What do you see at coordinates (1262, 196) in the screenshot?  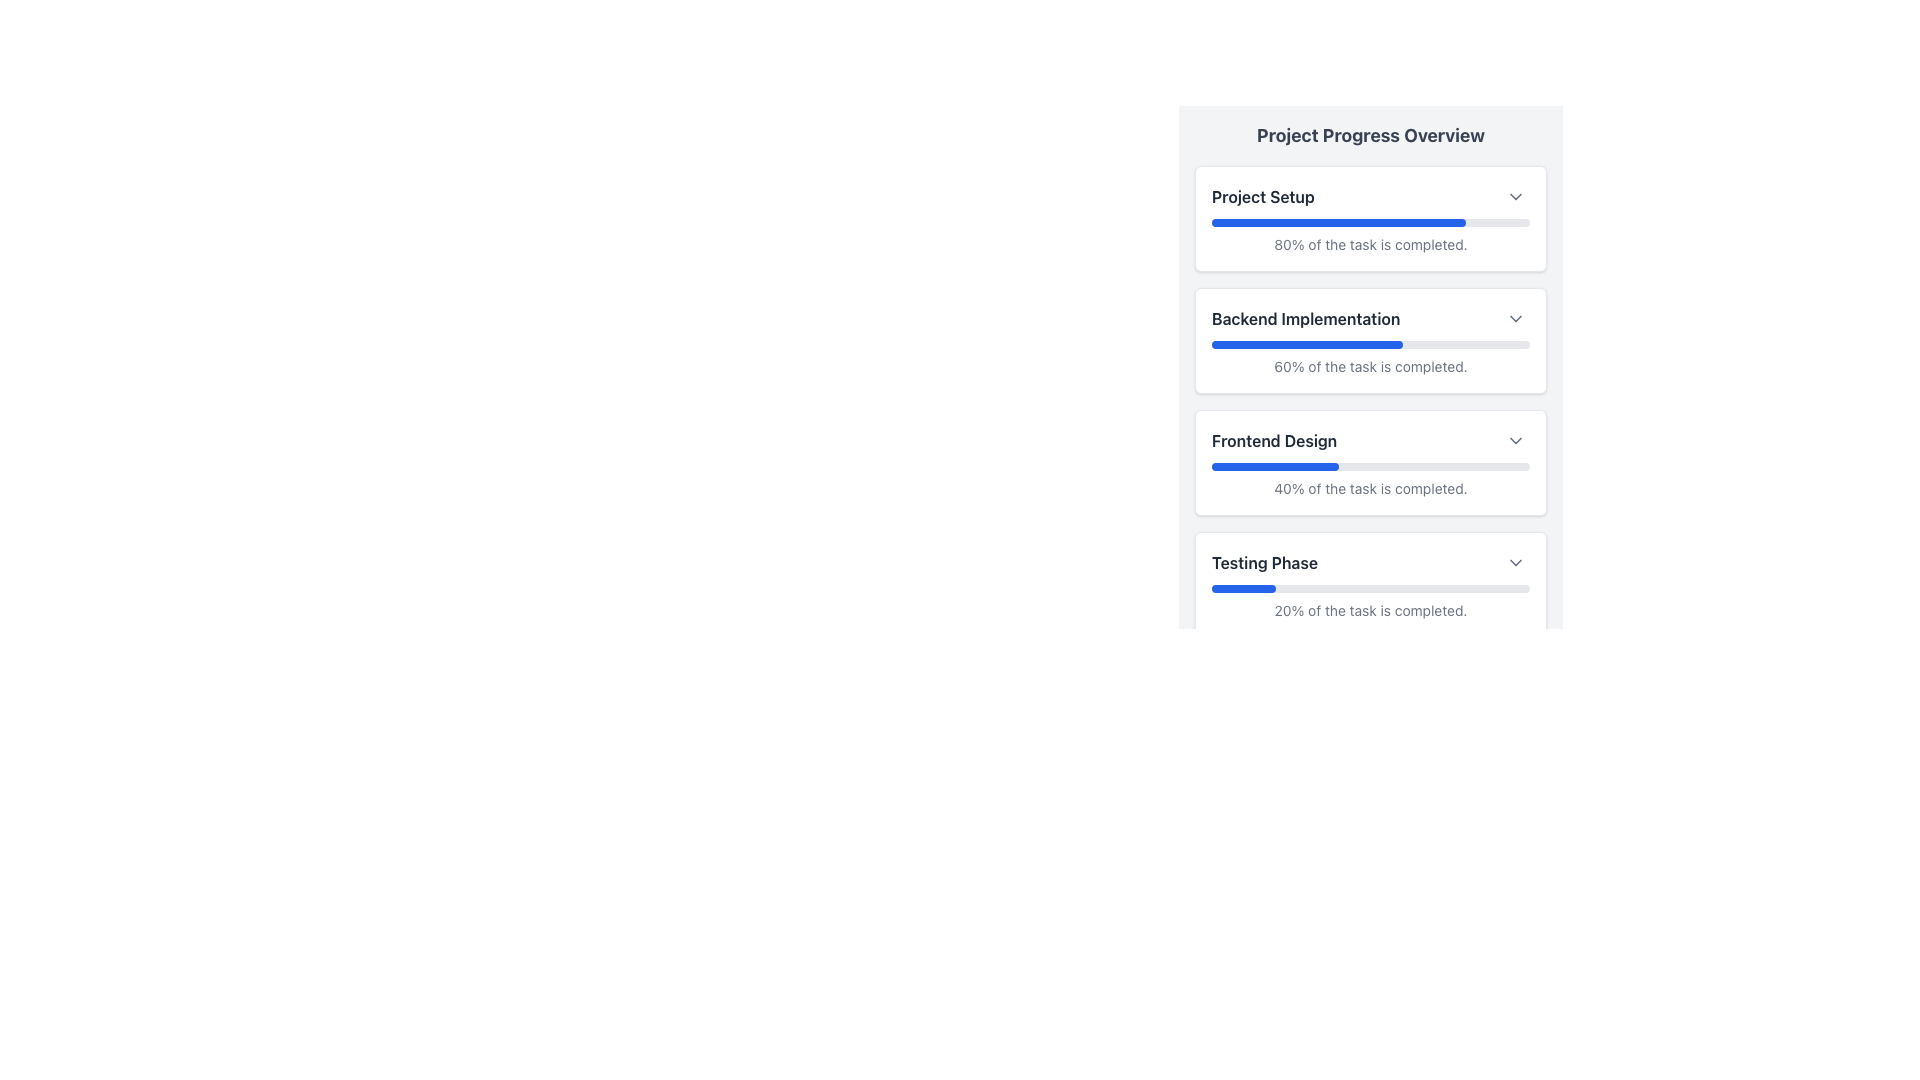 I see `the text label displaying 'Project Setup' in bold black font, located at the top of the first card in the vertically stacked list` at bounding box center [1262, 196].